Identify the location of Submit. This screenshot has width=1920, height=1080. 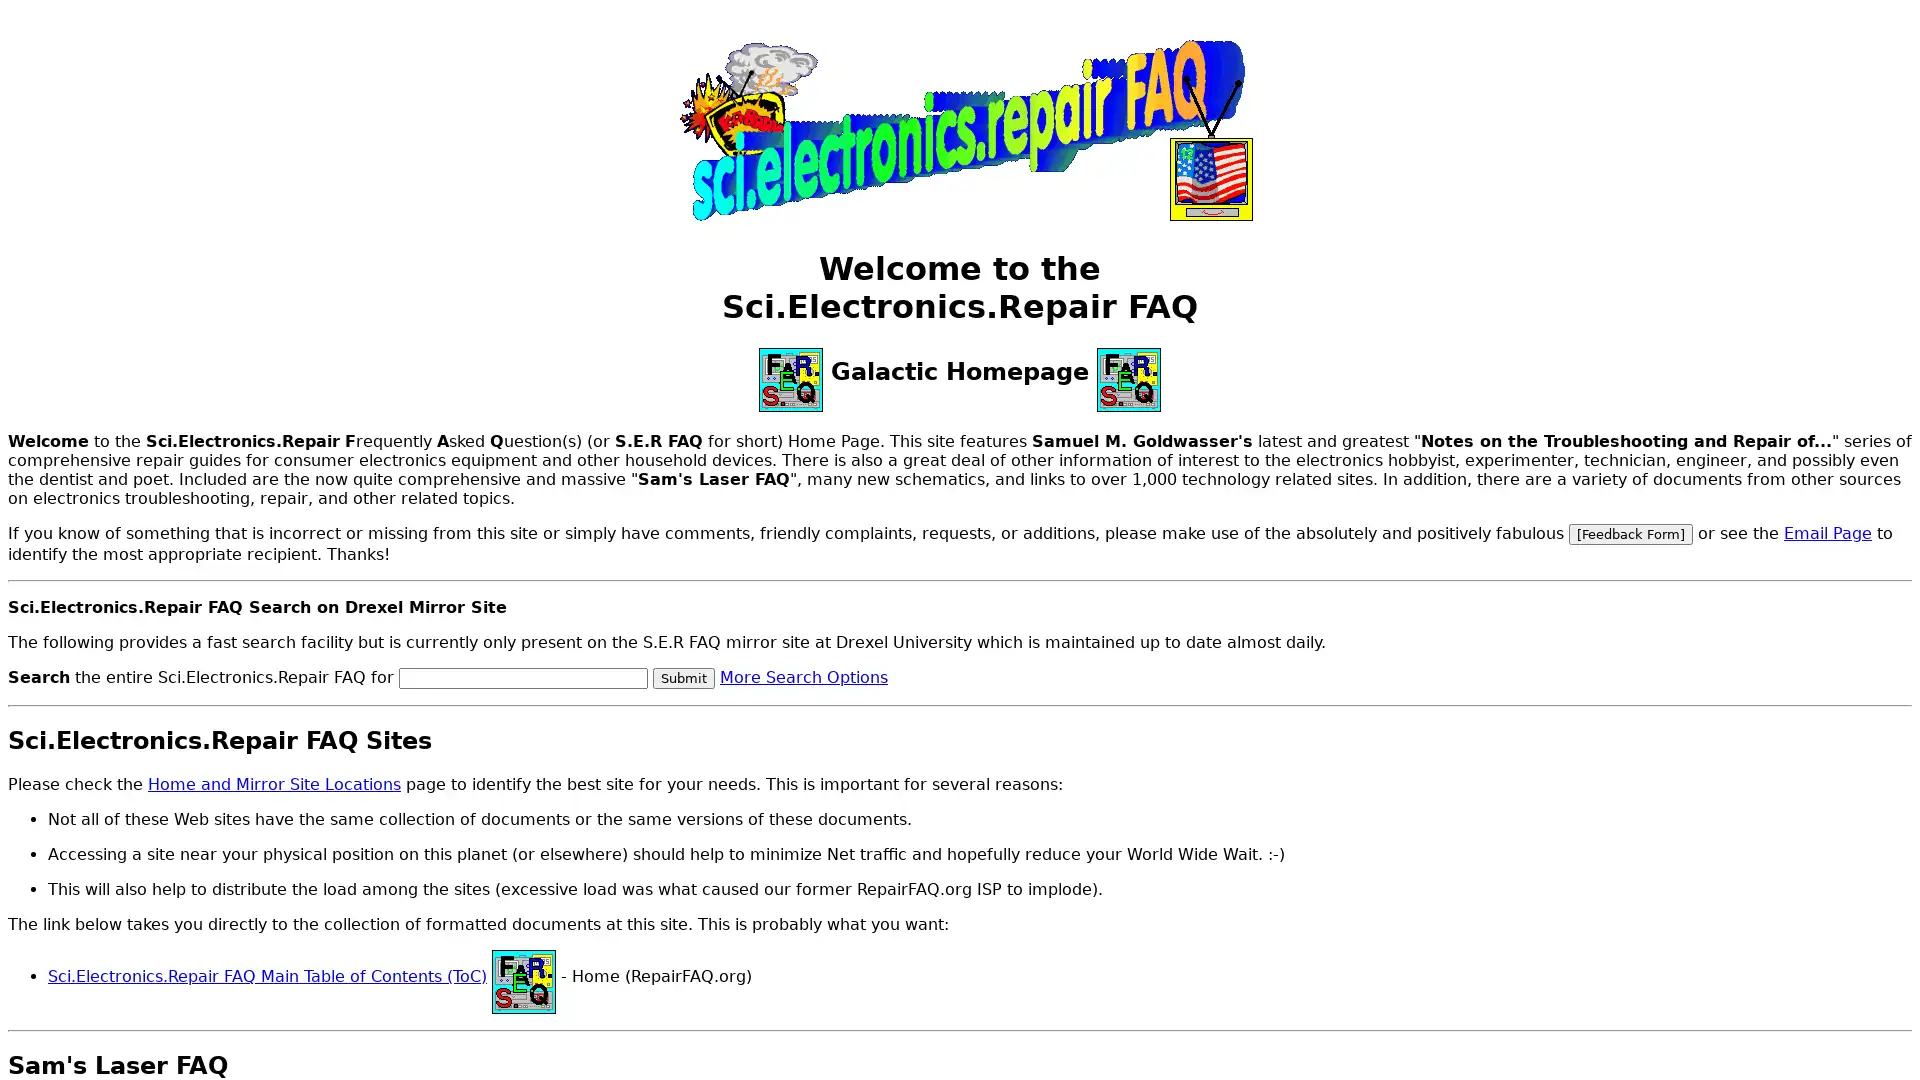
(683, 676).